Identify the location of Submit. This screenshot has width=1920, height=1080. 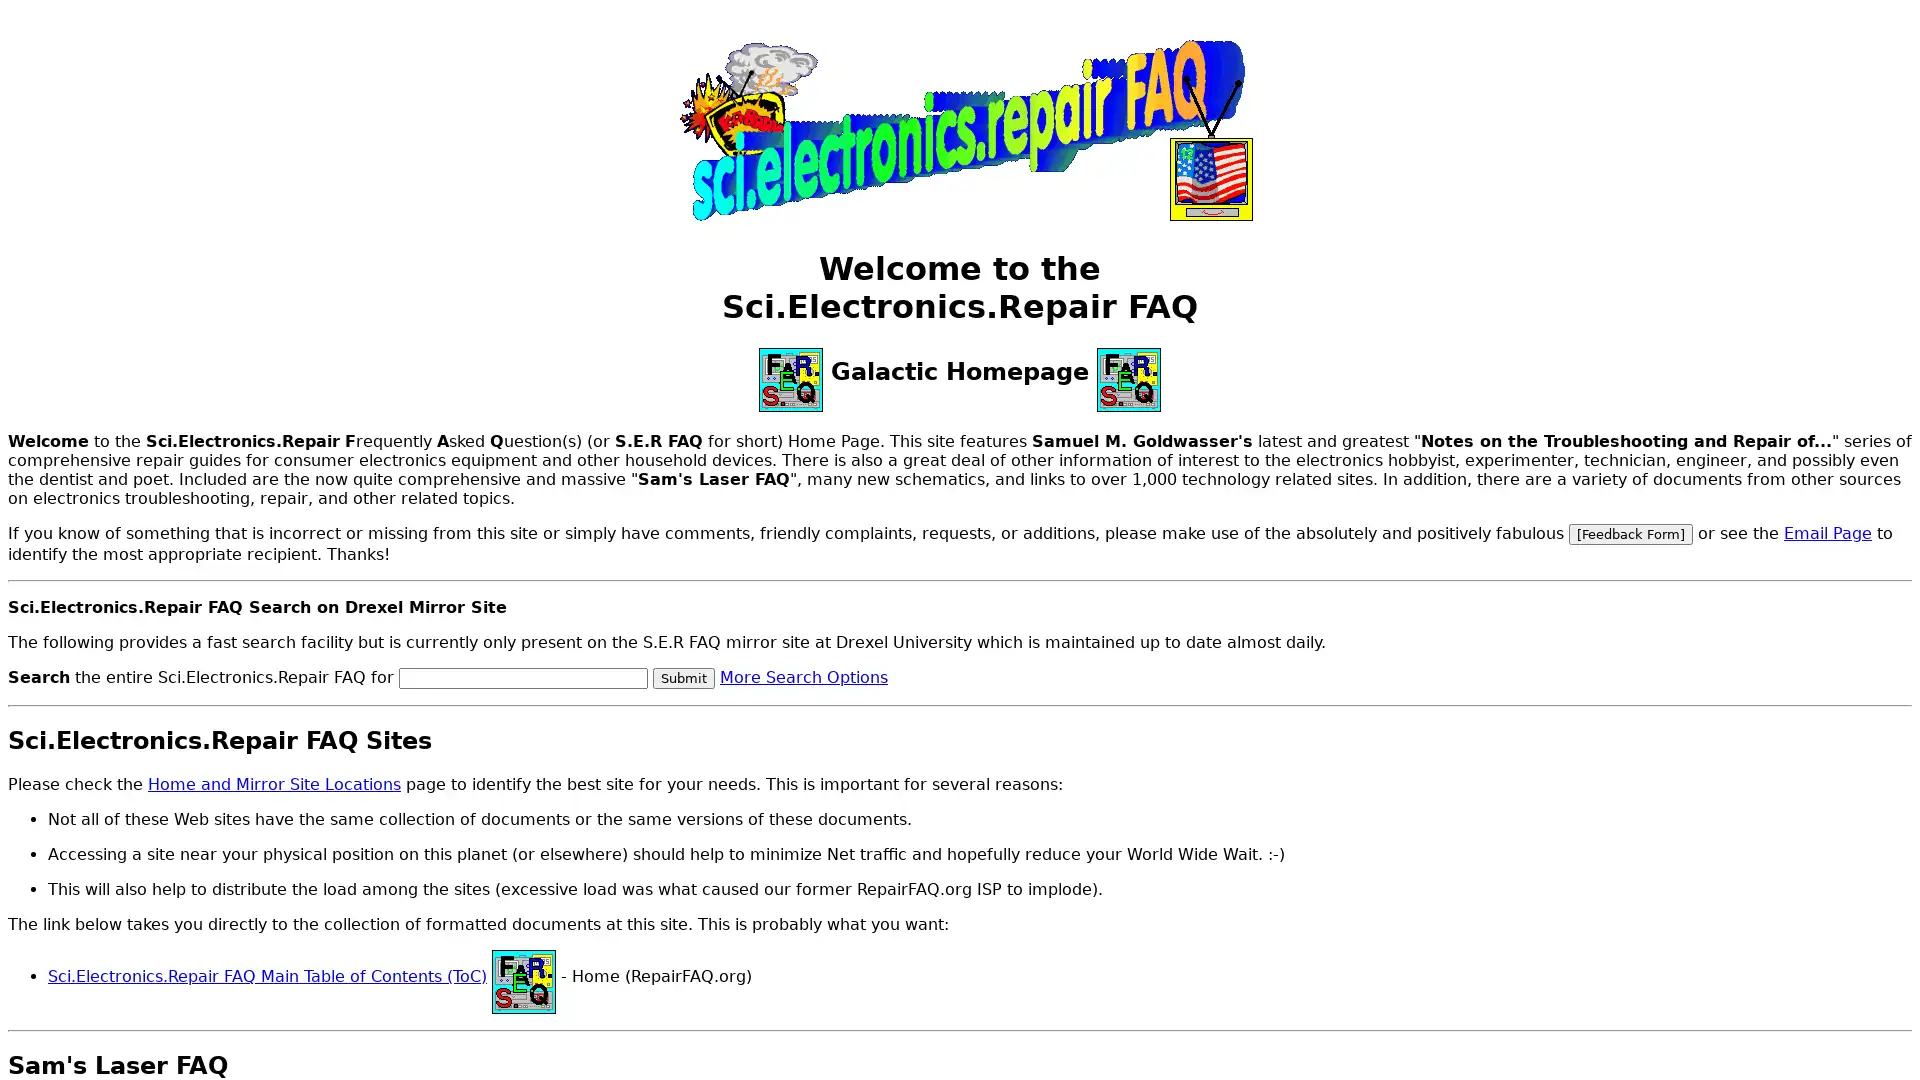
(683, 676).